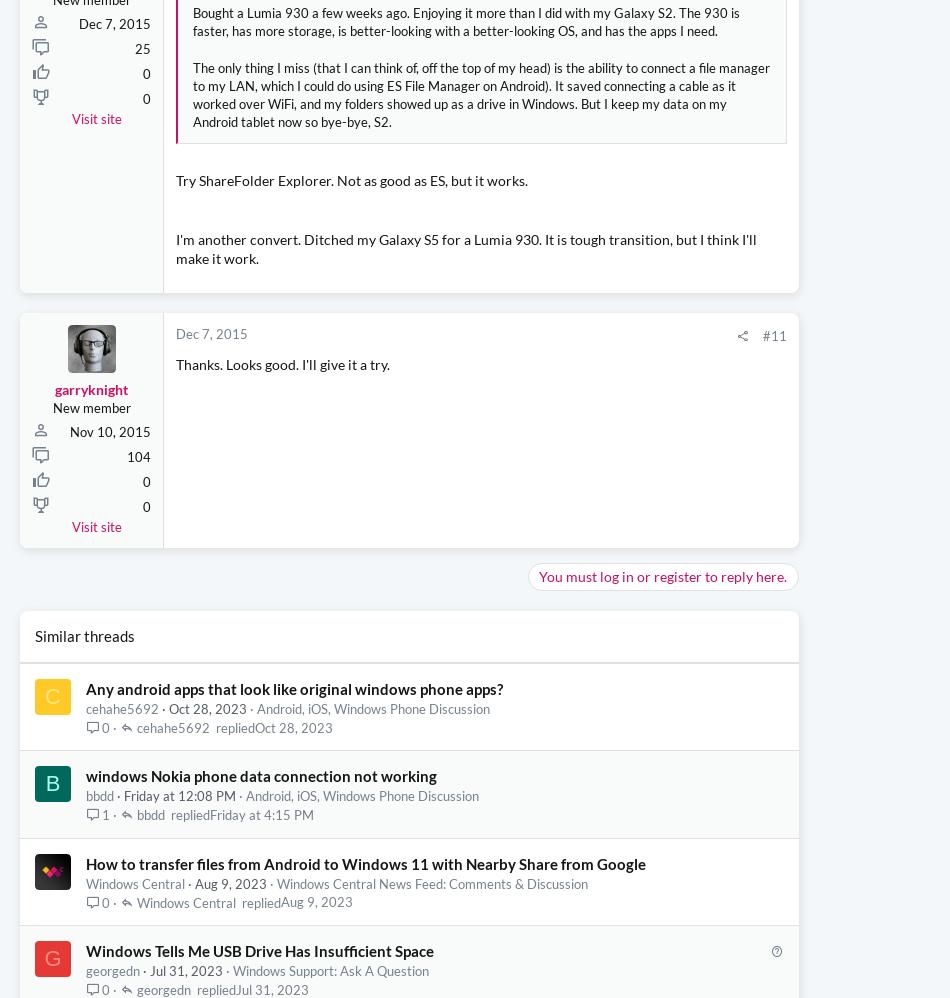 The height and width of the screenshot is (998, 950). What do you see at coordinates (384, 264) in the screenshot?
I see `'The only thing I miss (that I can think of, off the top of my head) is the ability to connect a file manager to my LAN, which I could do using ES File Manager on Android). It saved connecting a cable as it worked over WiFi, and my folders showed up as a drive in Windows. But I keep my data on my Android tablet now so bye-bye, S2.'` at bounding box center [384, 264].